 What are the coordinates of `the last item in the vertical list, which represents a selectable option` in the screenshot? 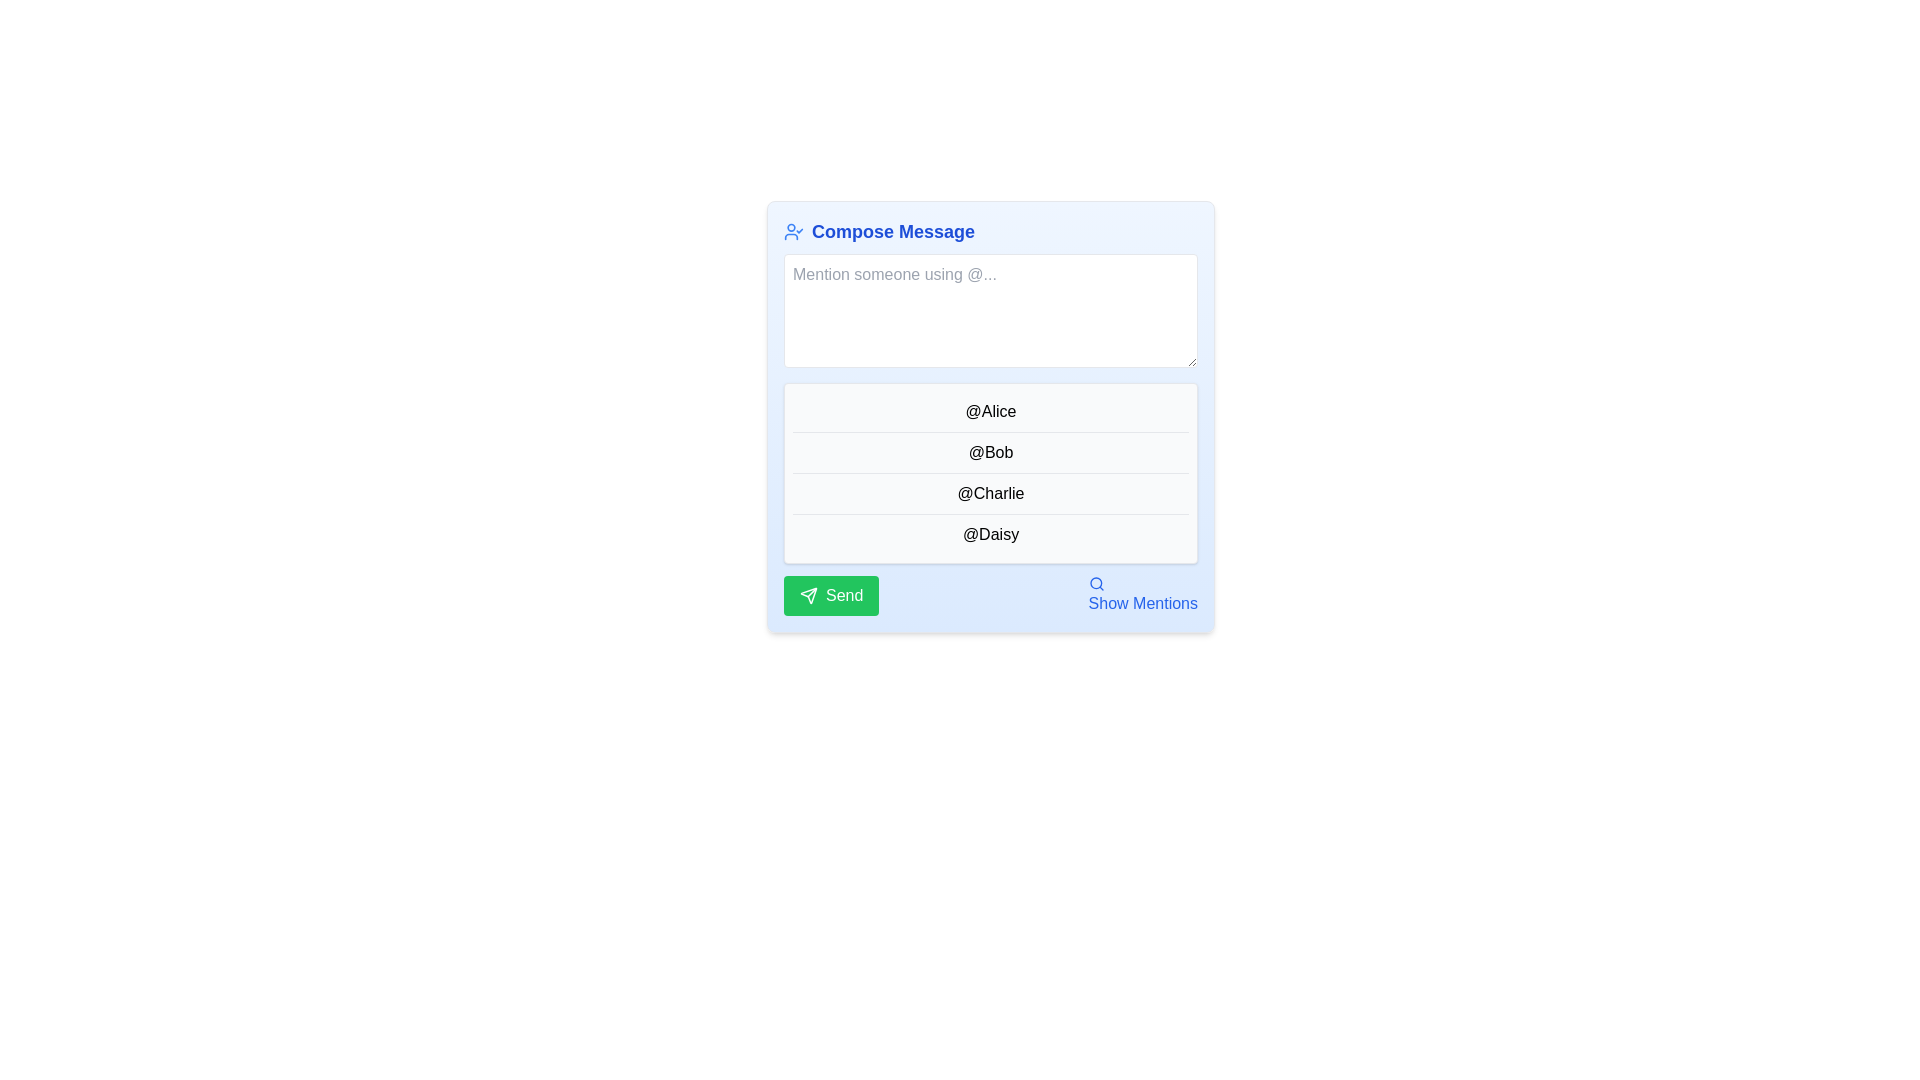 It's located at (990, 532).